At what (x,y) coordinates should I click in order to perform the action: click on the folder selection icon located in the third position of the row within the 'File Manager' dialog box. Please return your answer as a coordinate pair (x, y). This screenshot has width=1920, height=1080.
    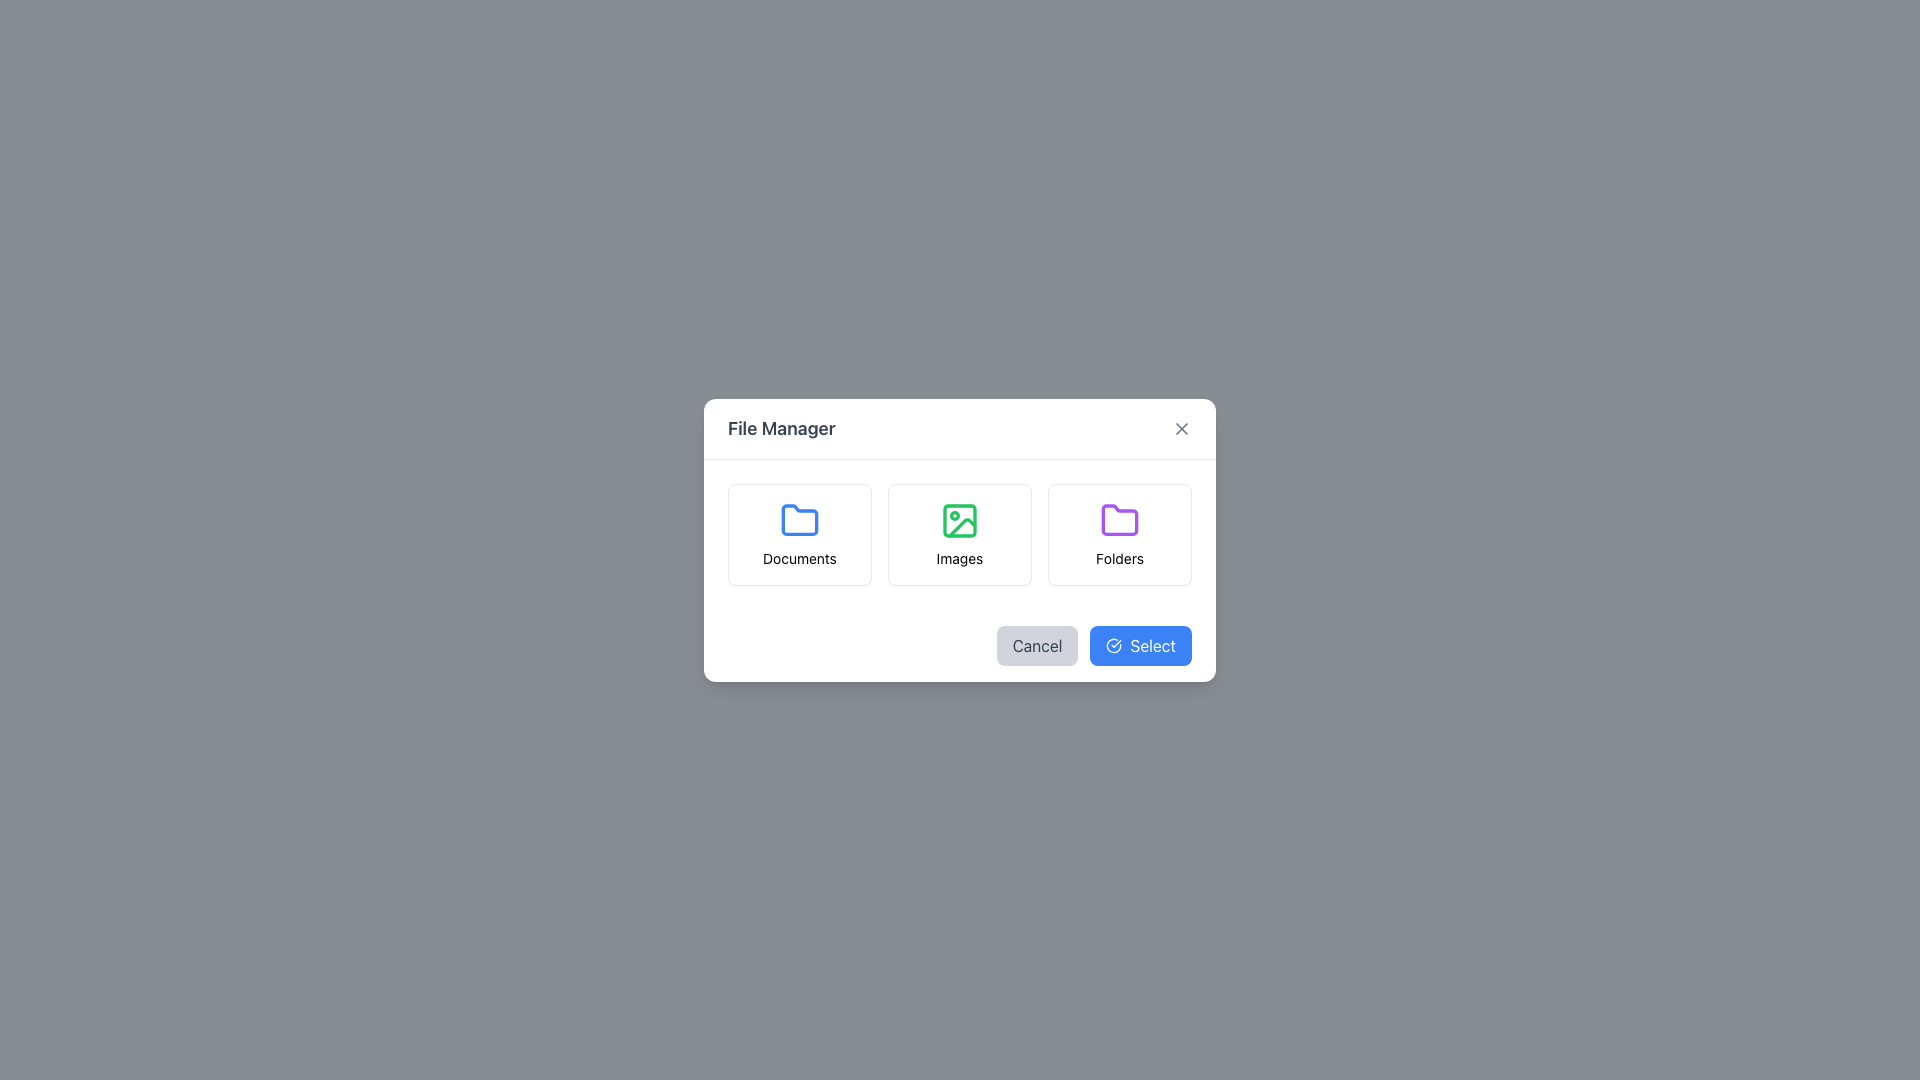
    Looking at the image, I should click on (1118, 519).